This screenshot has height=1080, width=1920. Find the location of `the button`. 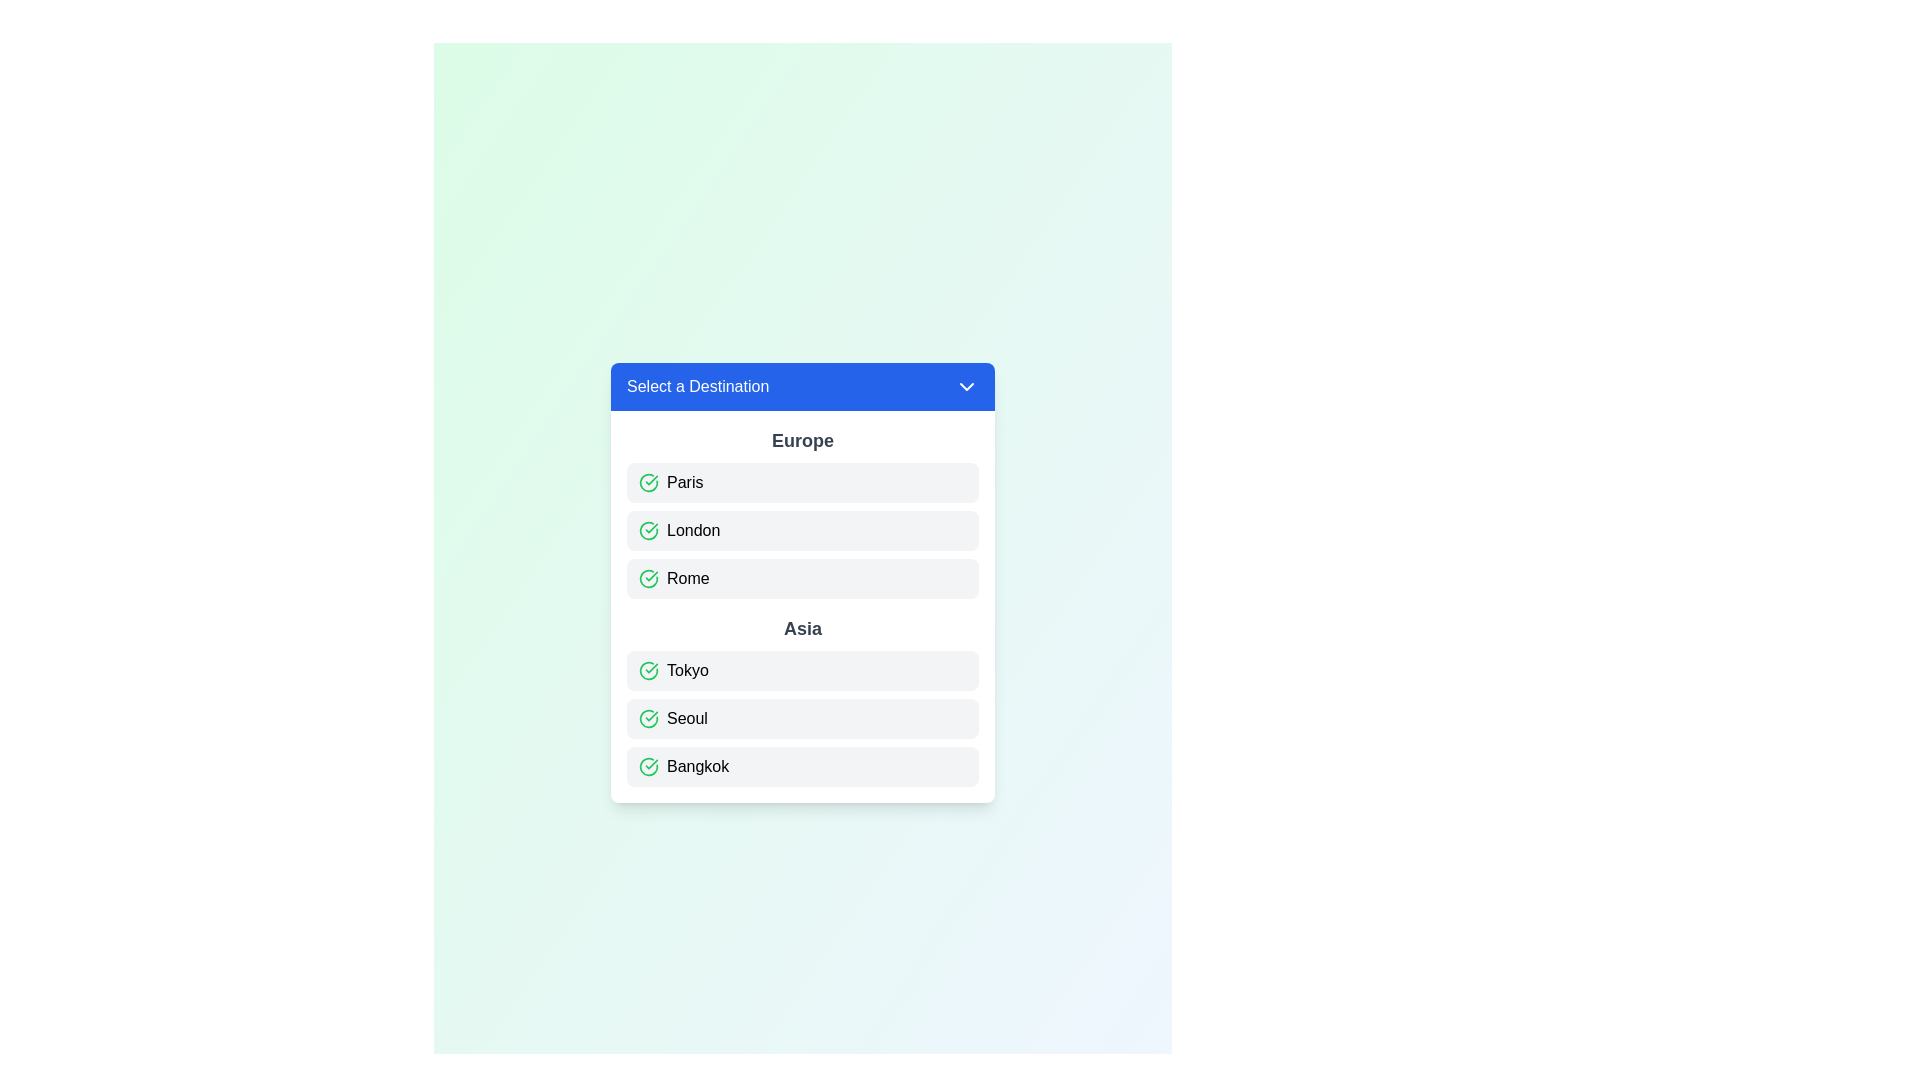

the button is located at coordinates (802, 482).